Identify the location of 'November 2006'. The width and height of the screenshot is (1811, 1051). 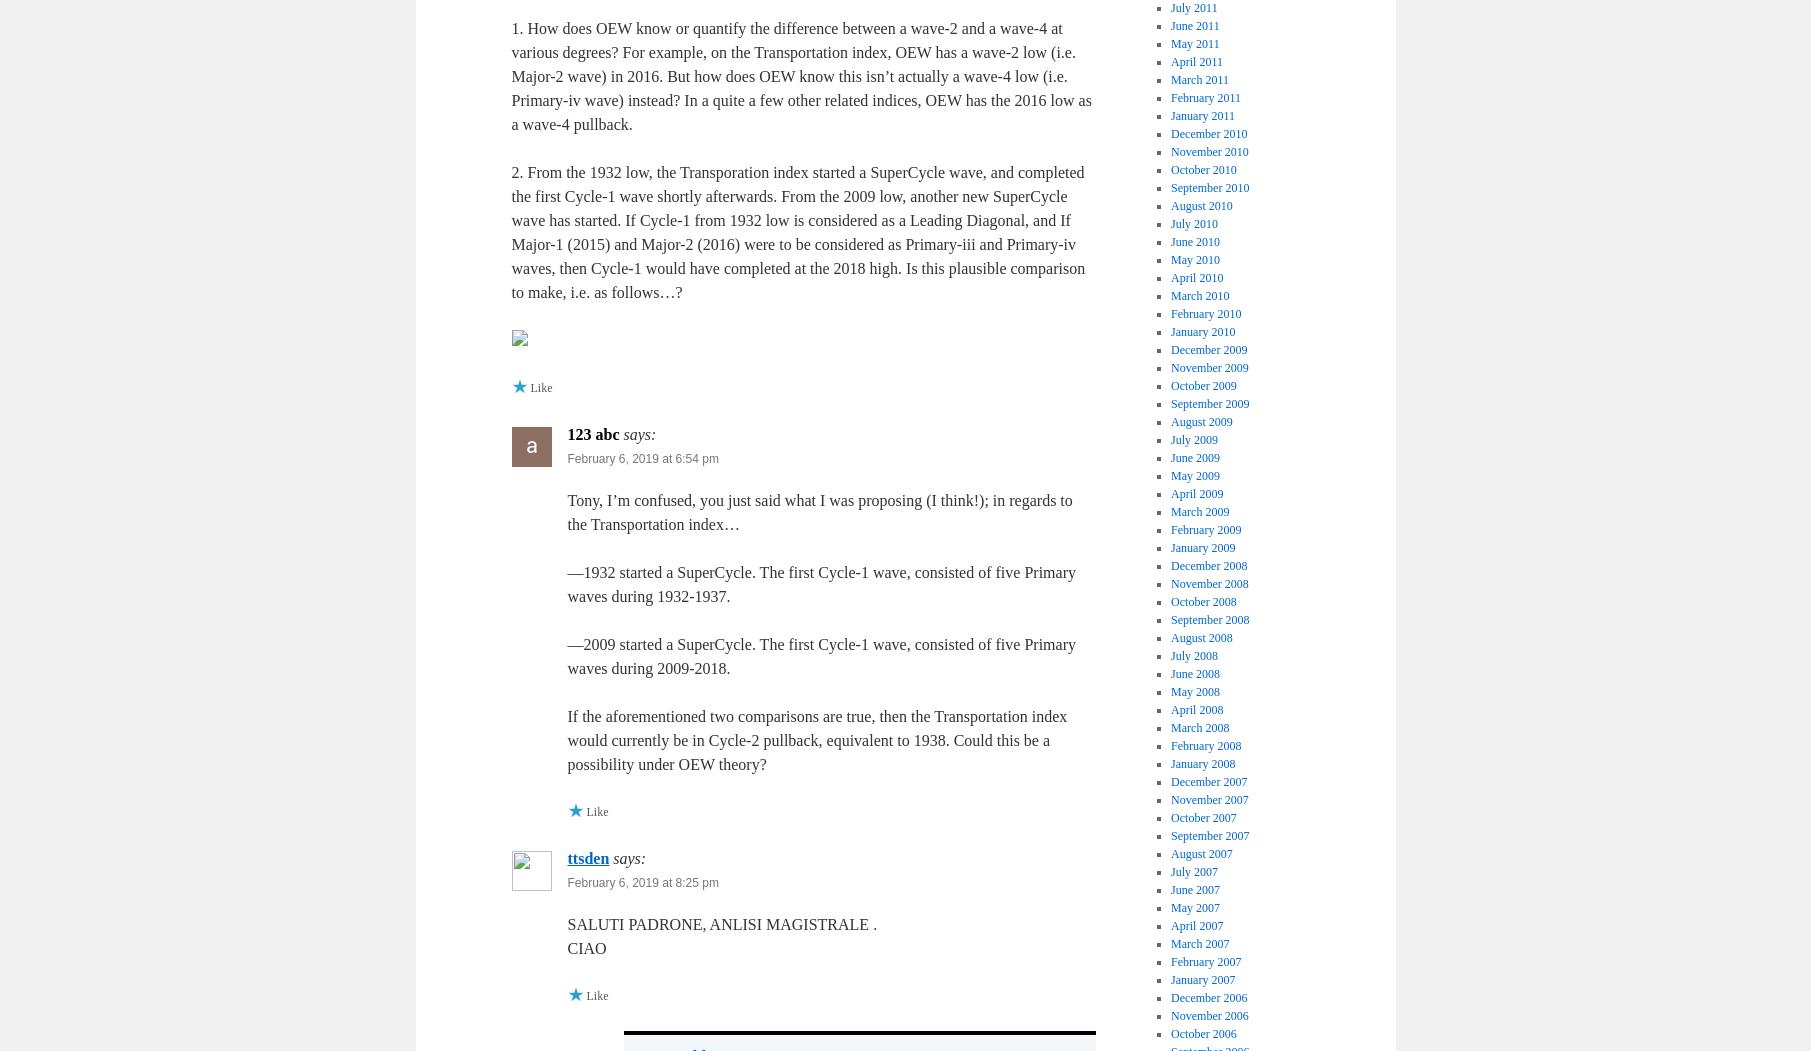
(1169, 1013).